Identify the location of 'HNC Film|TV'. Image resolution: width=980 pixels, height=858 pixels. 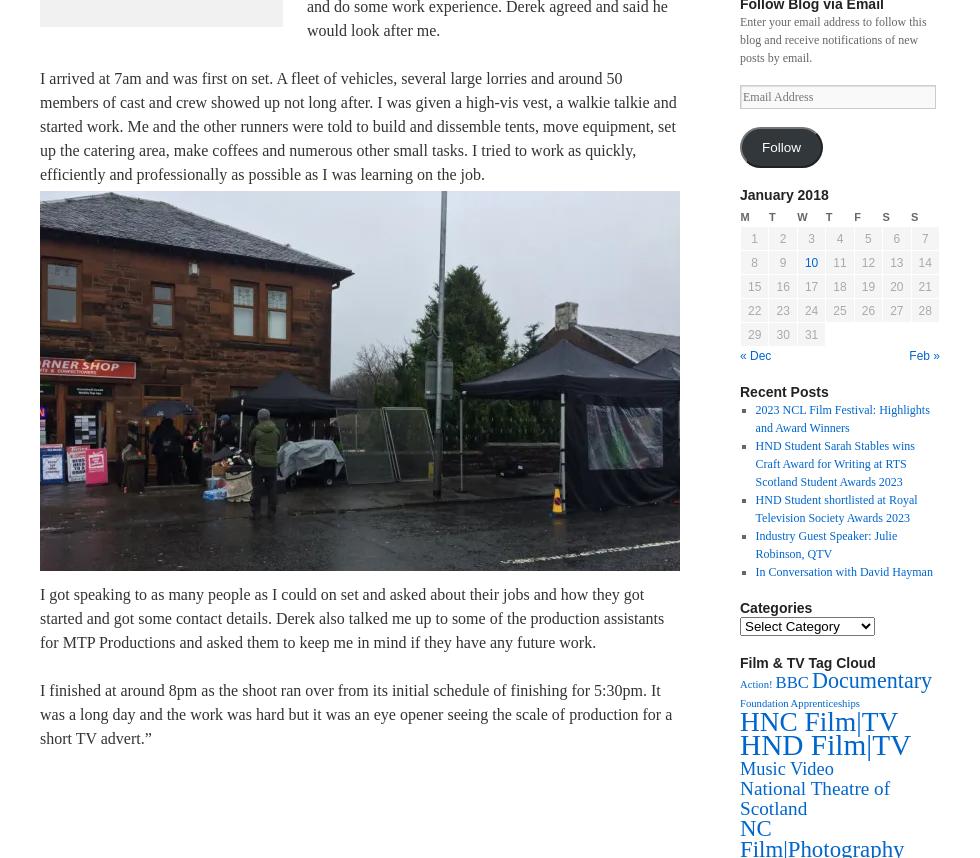
(818, 722).